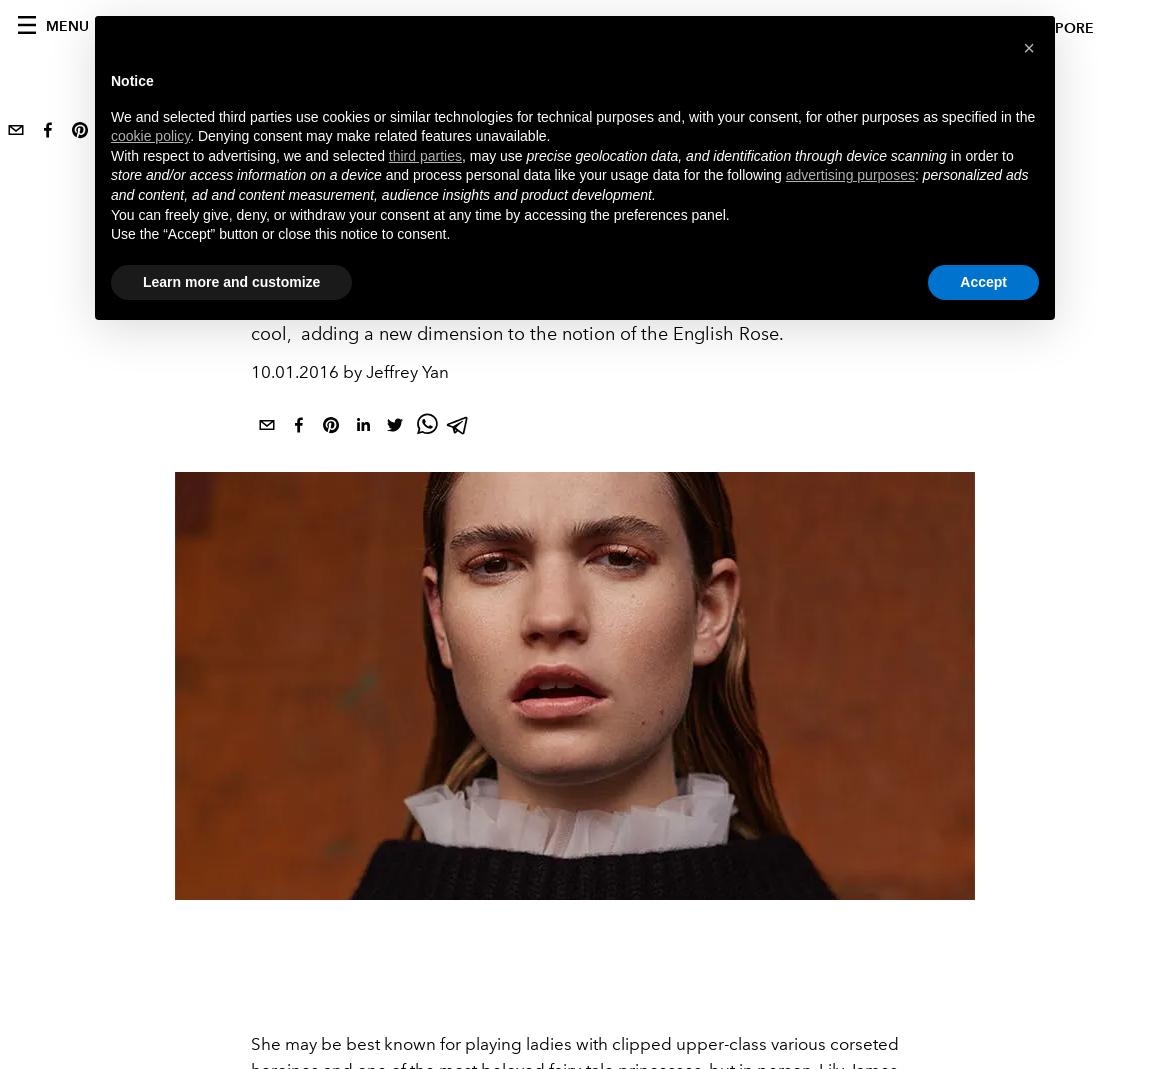 This screenshot has width=1150, height=1069. What do you see at coordinates (131, 80) in the screenshot?
I see `'Notice'` at bounding box center [131, 80].